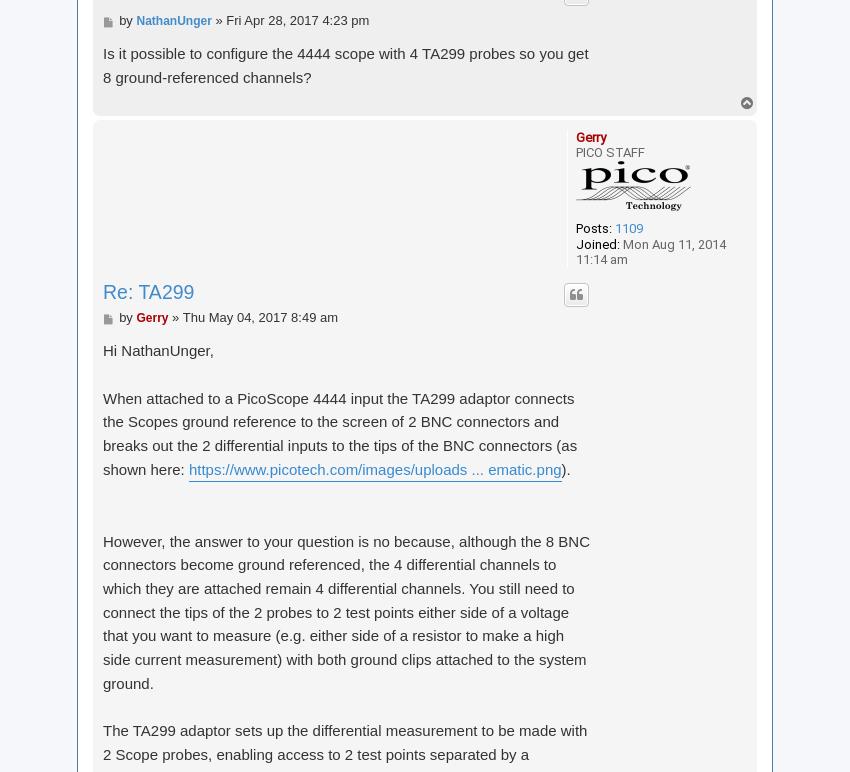 Image resolution: width=850 pixels, height=772 pixels. What do you see at coordinates (340, 432) in the screenshot?
I see `'When attached to a PicoScope 4444 input the TA299 adaptor connects the Scopes ground reference to the screen of 2 BNC connectors and breaks out the 2 differential inputs to the tips of the BNC connectors (as shown here:'` at bounding box center [340, 432].